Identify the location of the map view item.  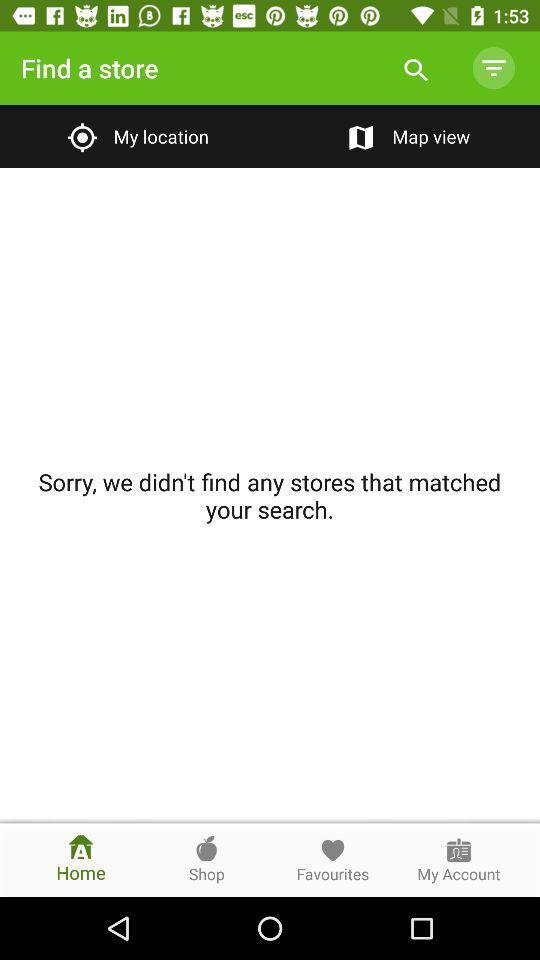
(405, 135).